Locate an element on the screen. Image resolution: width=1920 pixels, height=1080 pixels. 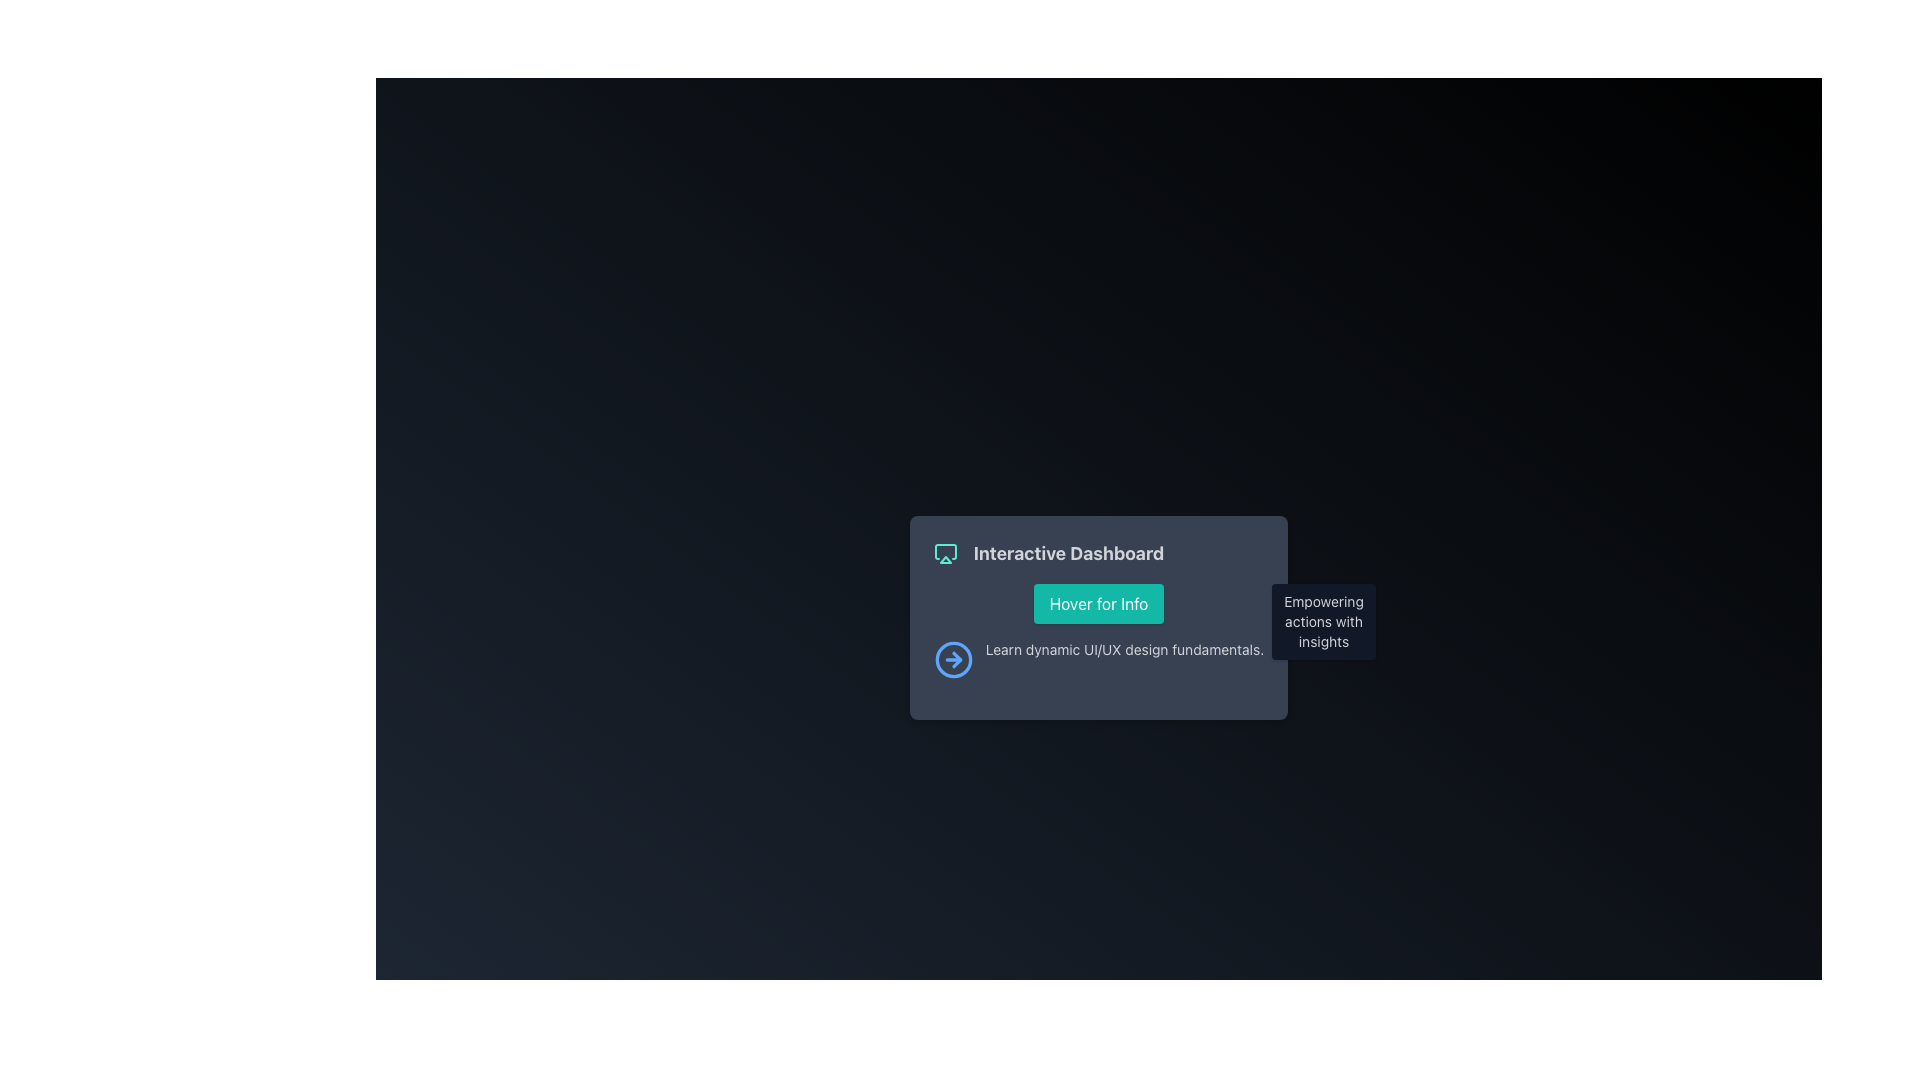
the label that serves as the title for the section, positioned above 'Hover for Info' and 'Learn dynamic UI/UX design fundamentals', with an icon to its left is located at coordinates (1098, 554).